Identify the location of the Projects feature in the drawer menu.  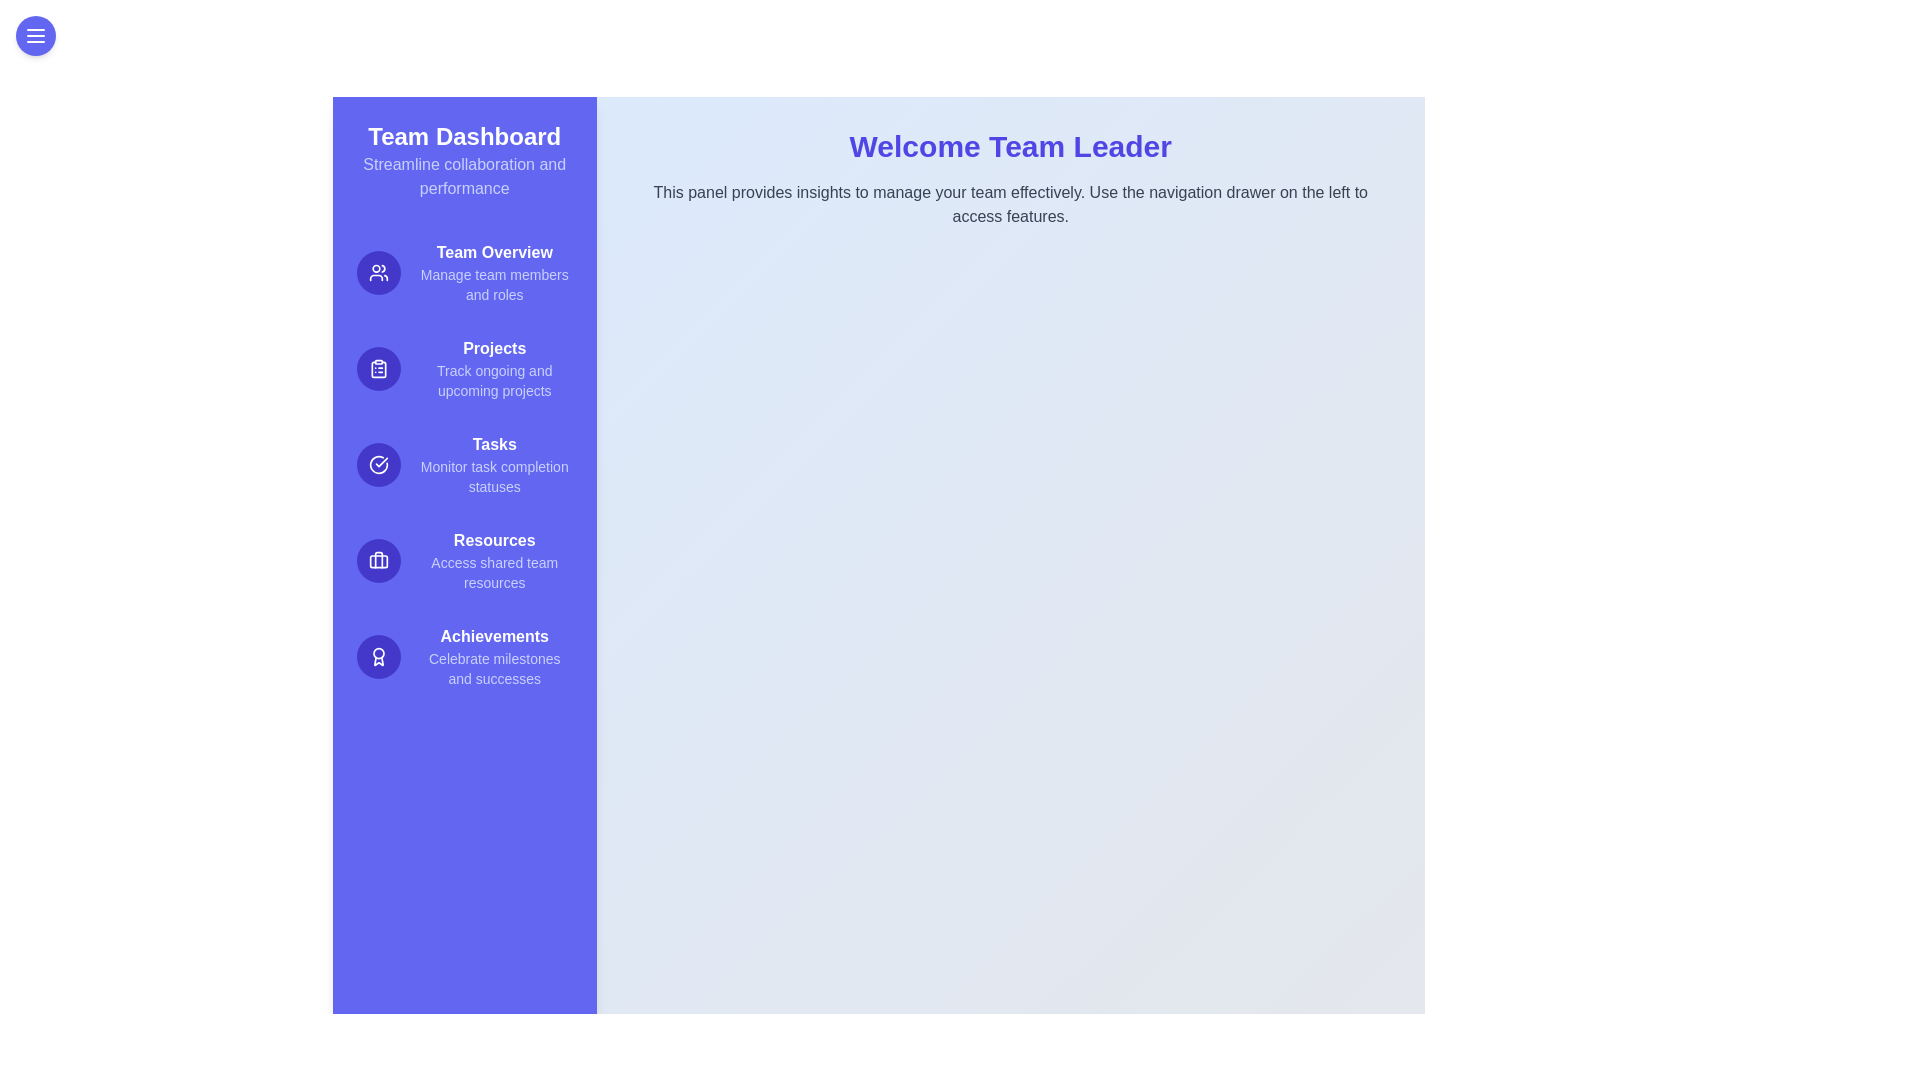
(463, 369).